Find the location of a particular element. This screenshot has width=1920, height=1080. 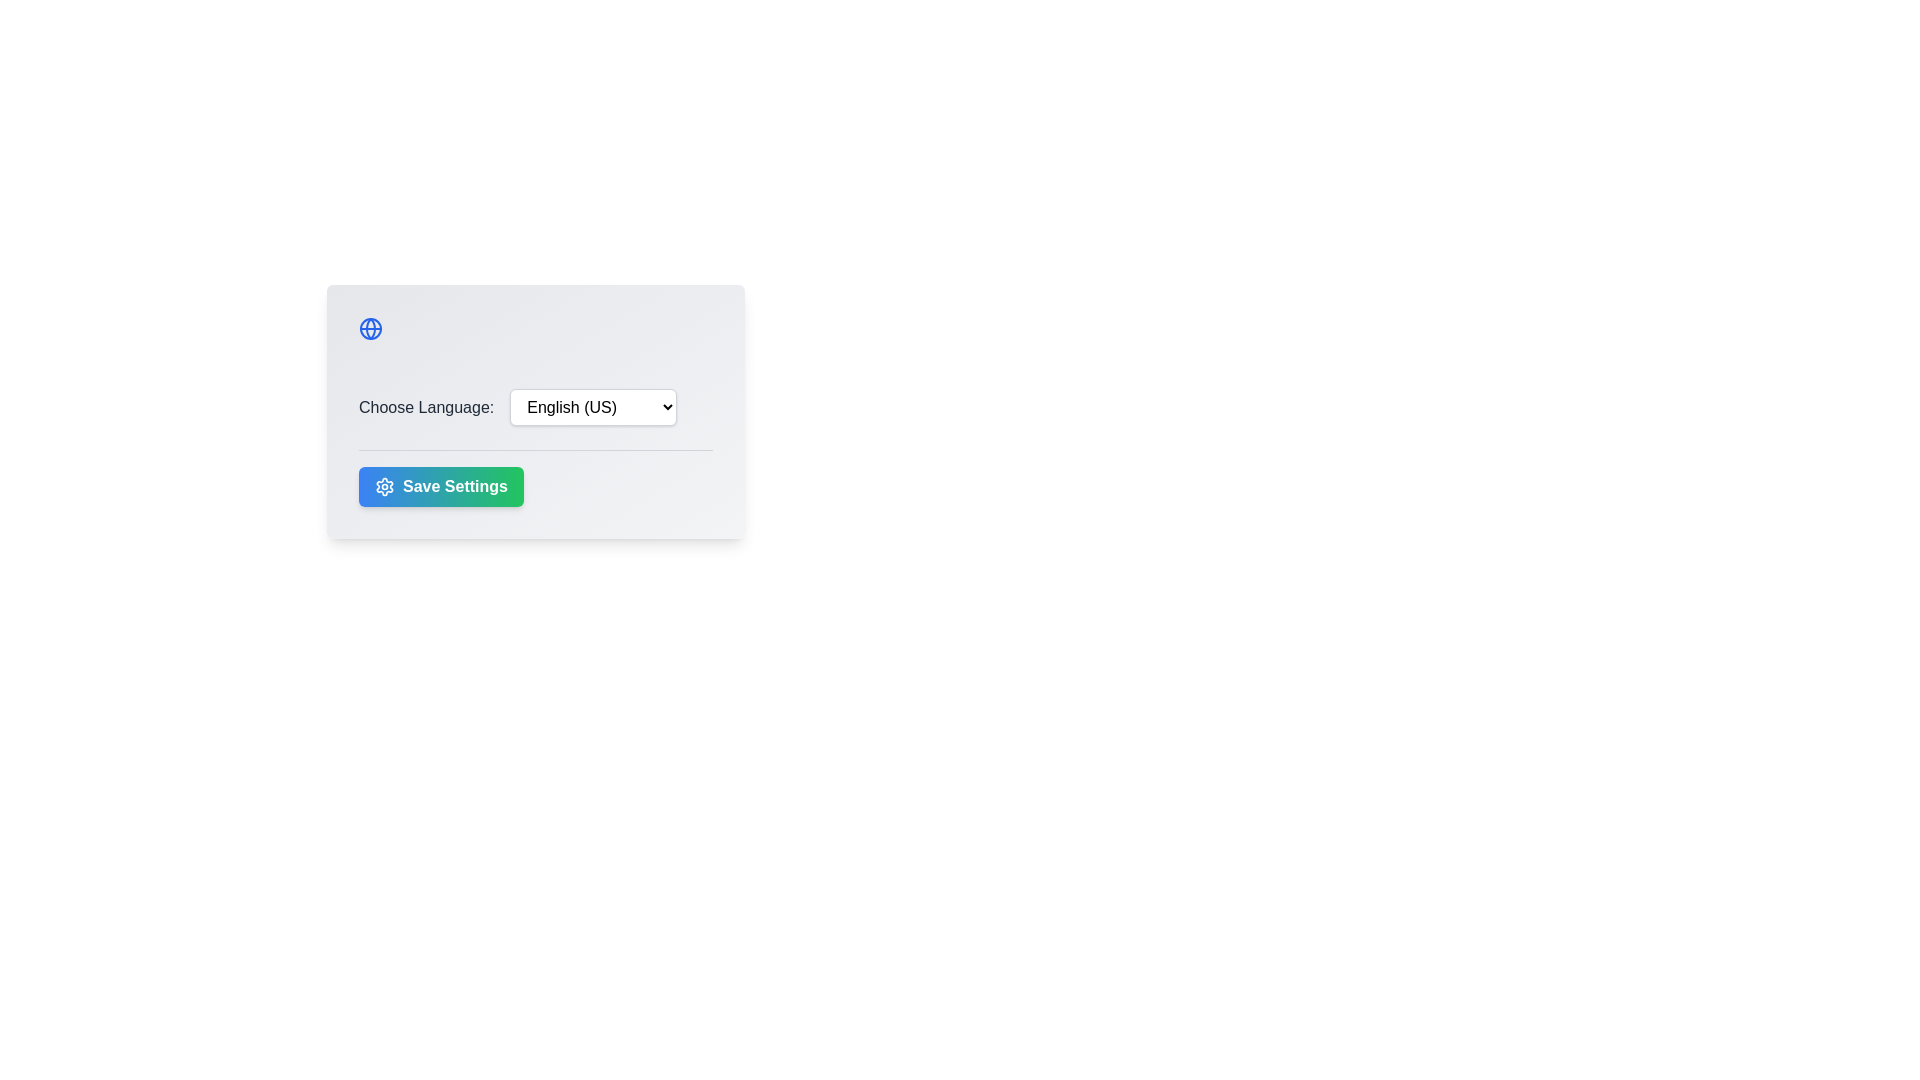

the dropdown menu styled with a white background and displaying 'English (US)' is located at coordinates (592, 406).